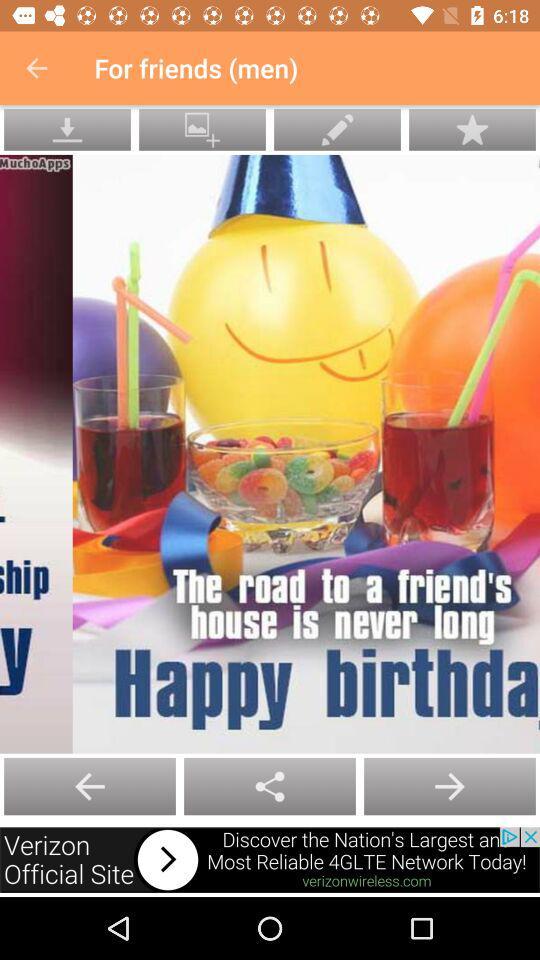  Describe the element at coordinates (89, 786) in the screenshot. I see `the add icon` at that location.